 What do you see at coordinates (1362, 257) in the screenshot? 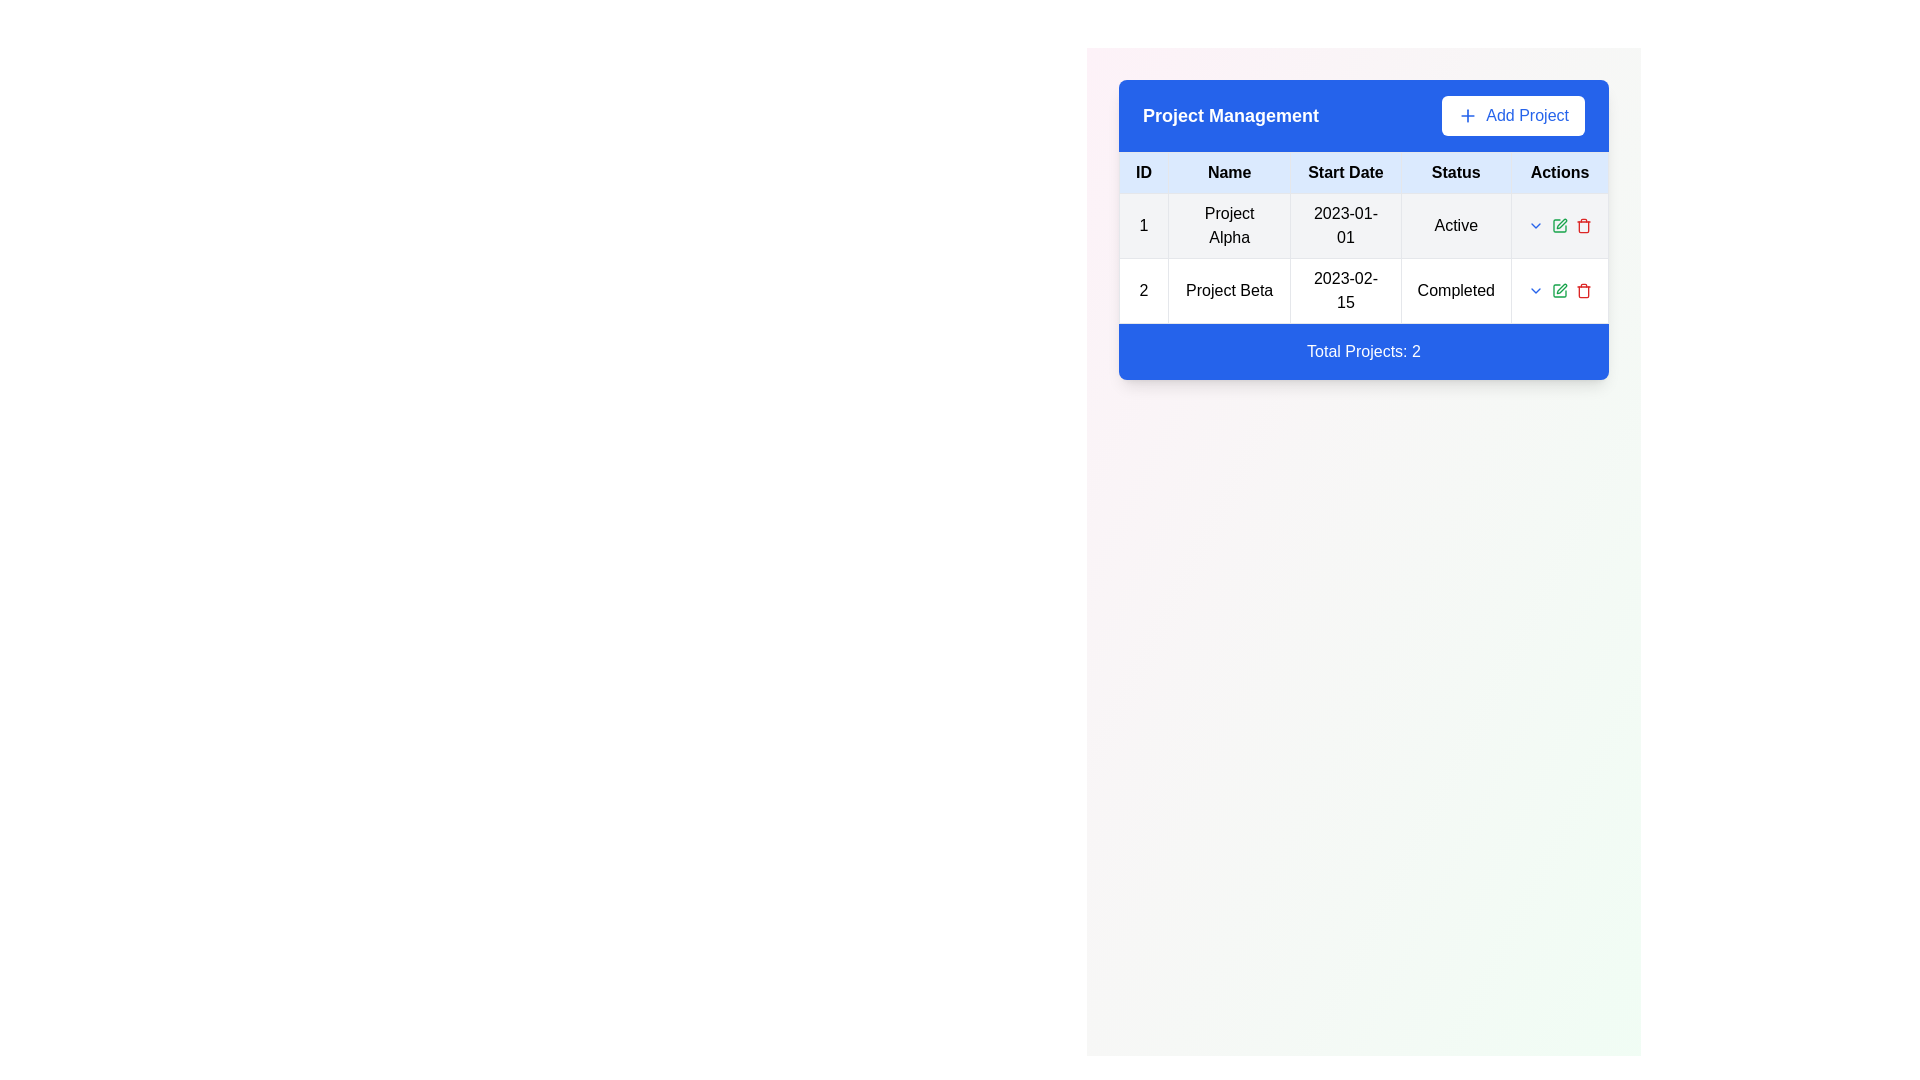
I see `the first row of the project management table` at bounding box center [1362, 257].